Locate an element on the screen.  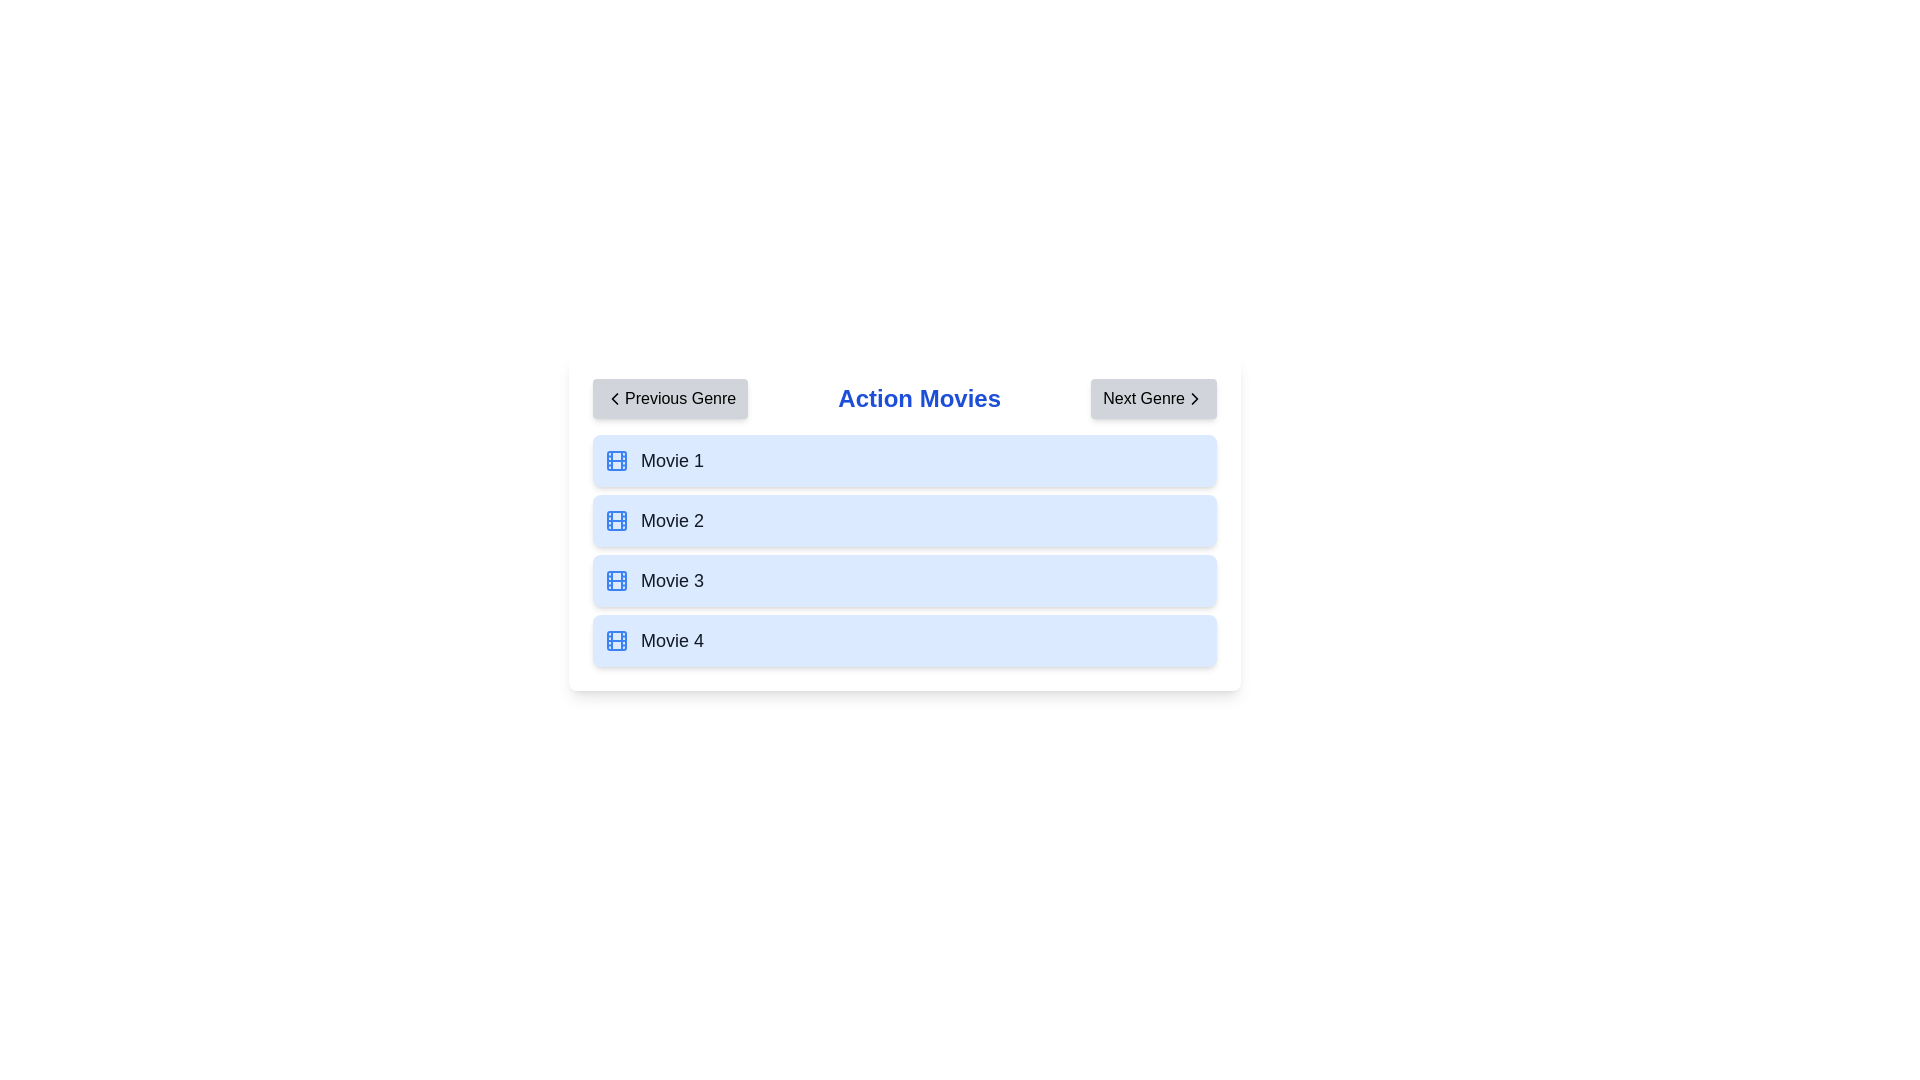
the blue film reel icon located in the left portion of the second row of entries in the 'Action Movies' section is located at coordinates (616, 519).